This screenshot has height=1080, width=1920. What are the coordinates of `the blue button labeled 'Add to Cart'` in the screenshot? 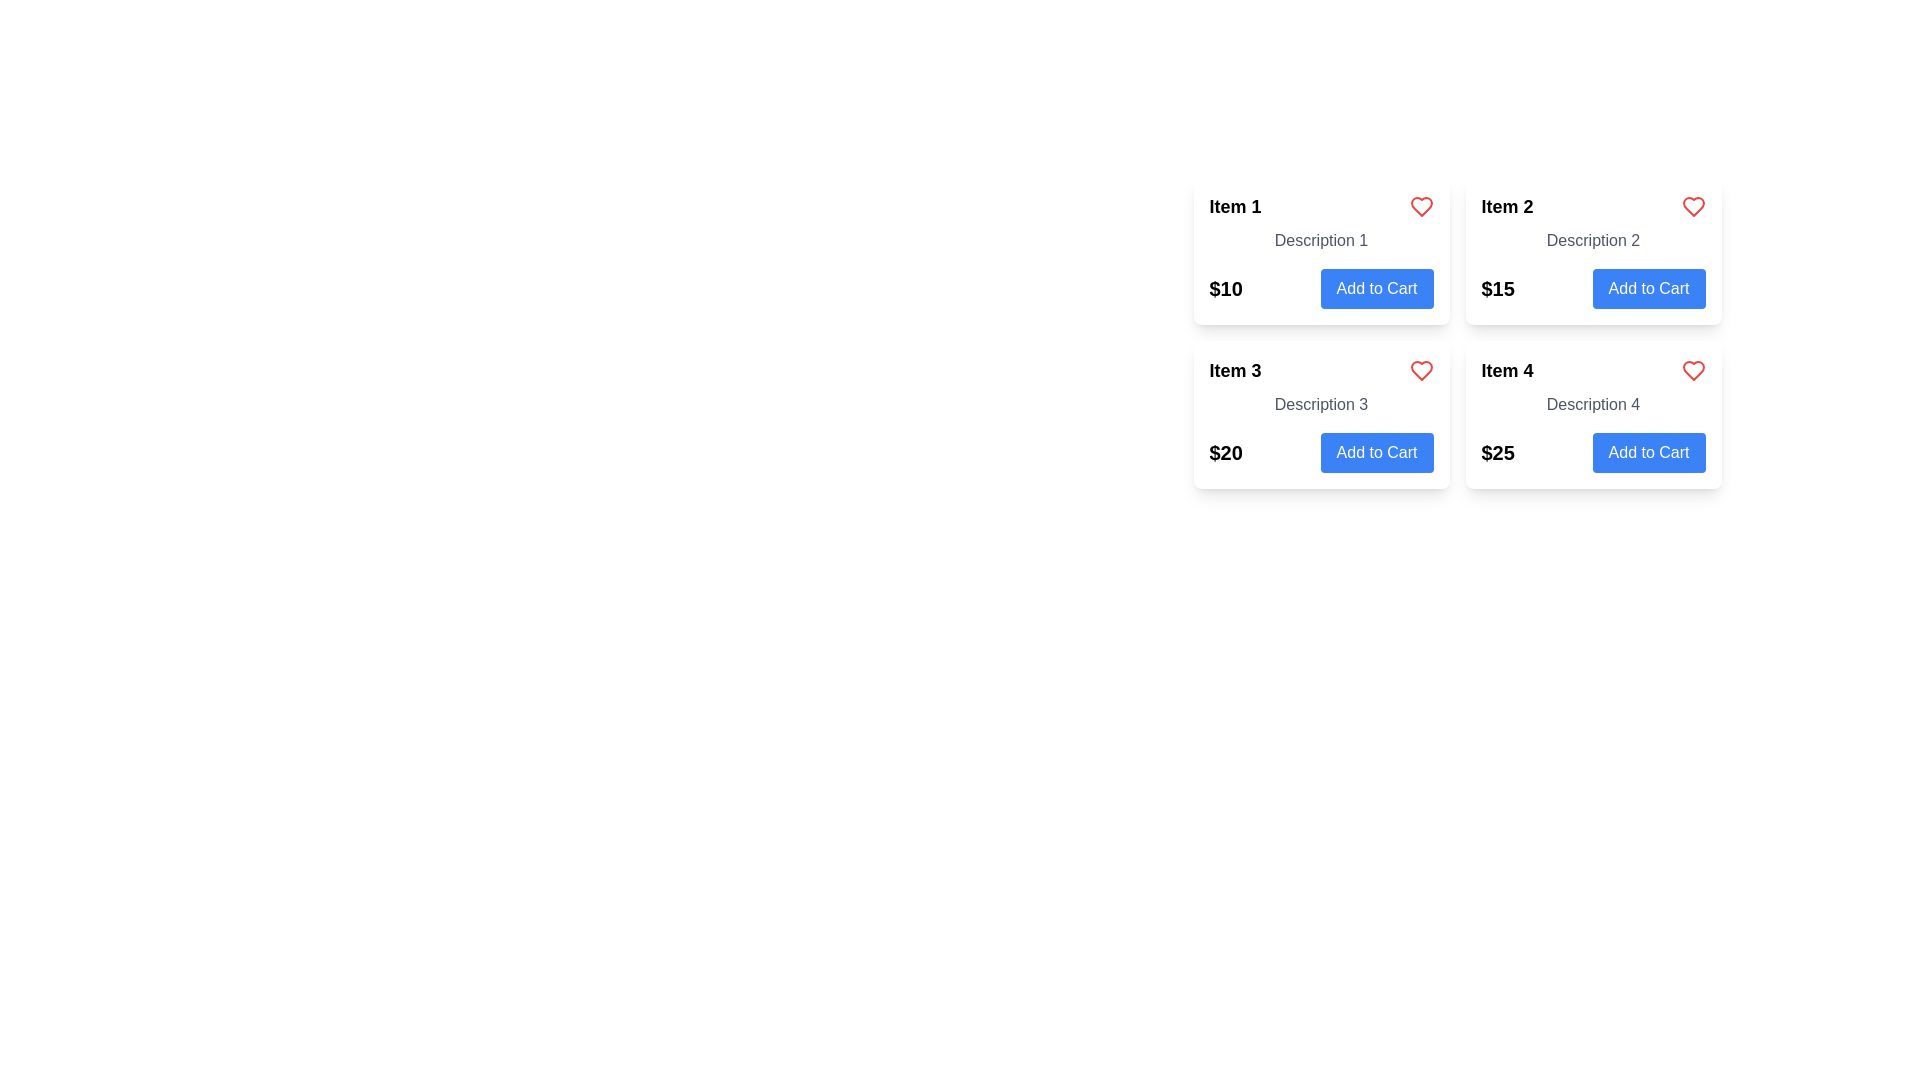 It's located at (1649, 452).